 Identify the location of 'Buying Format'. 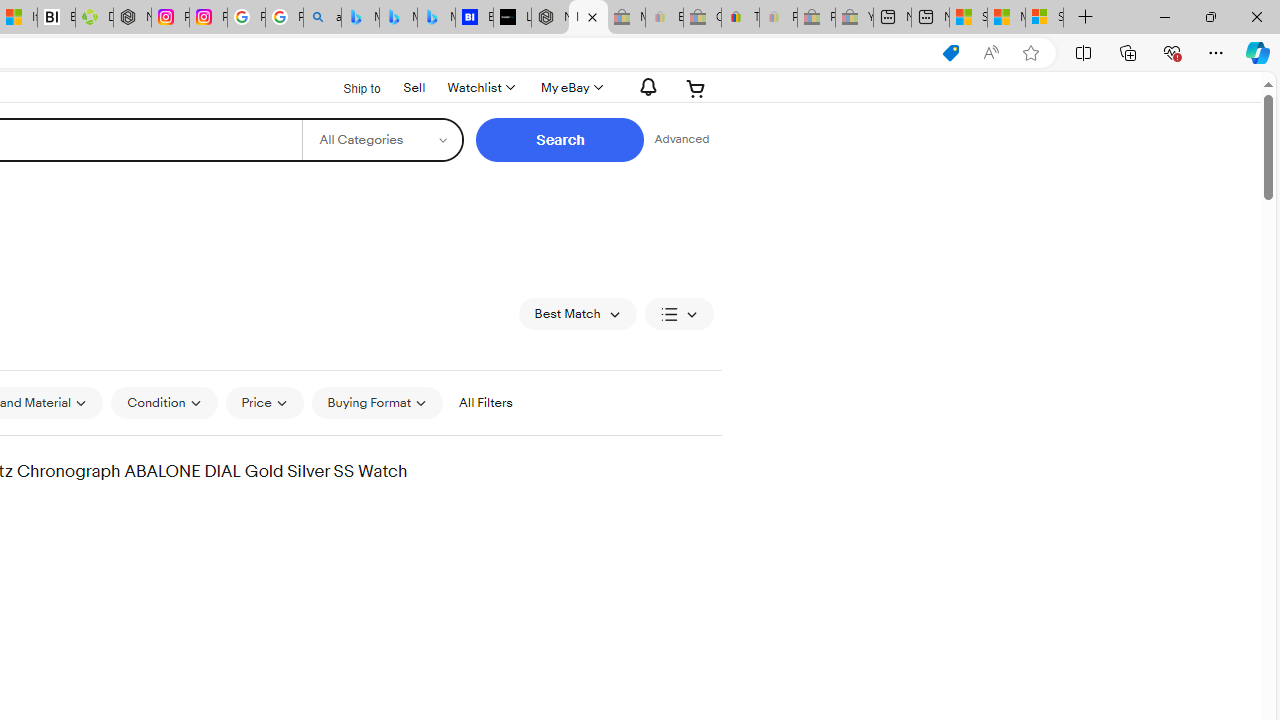
(377, 403).